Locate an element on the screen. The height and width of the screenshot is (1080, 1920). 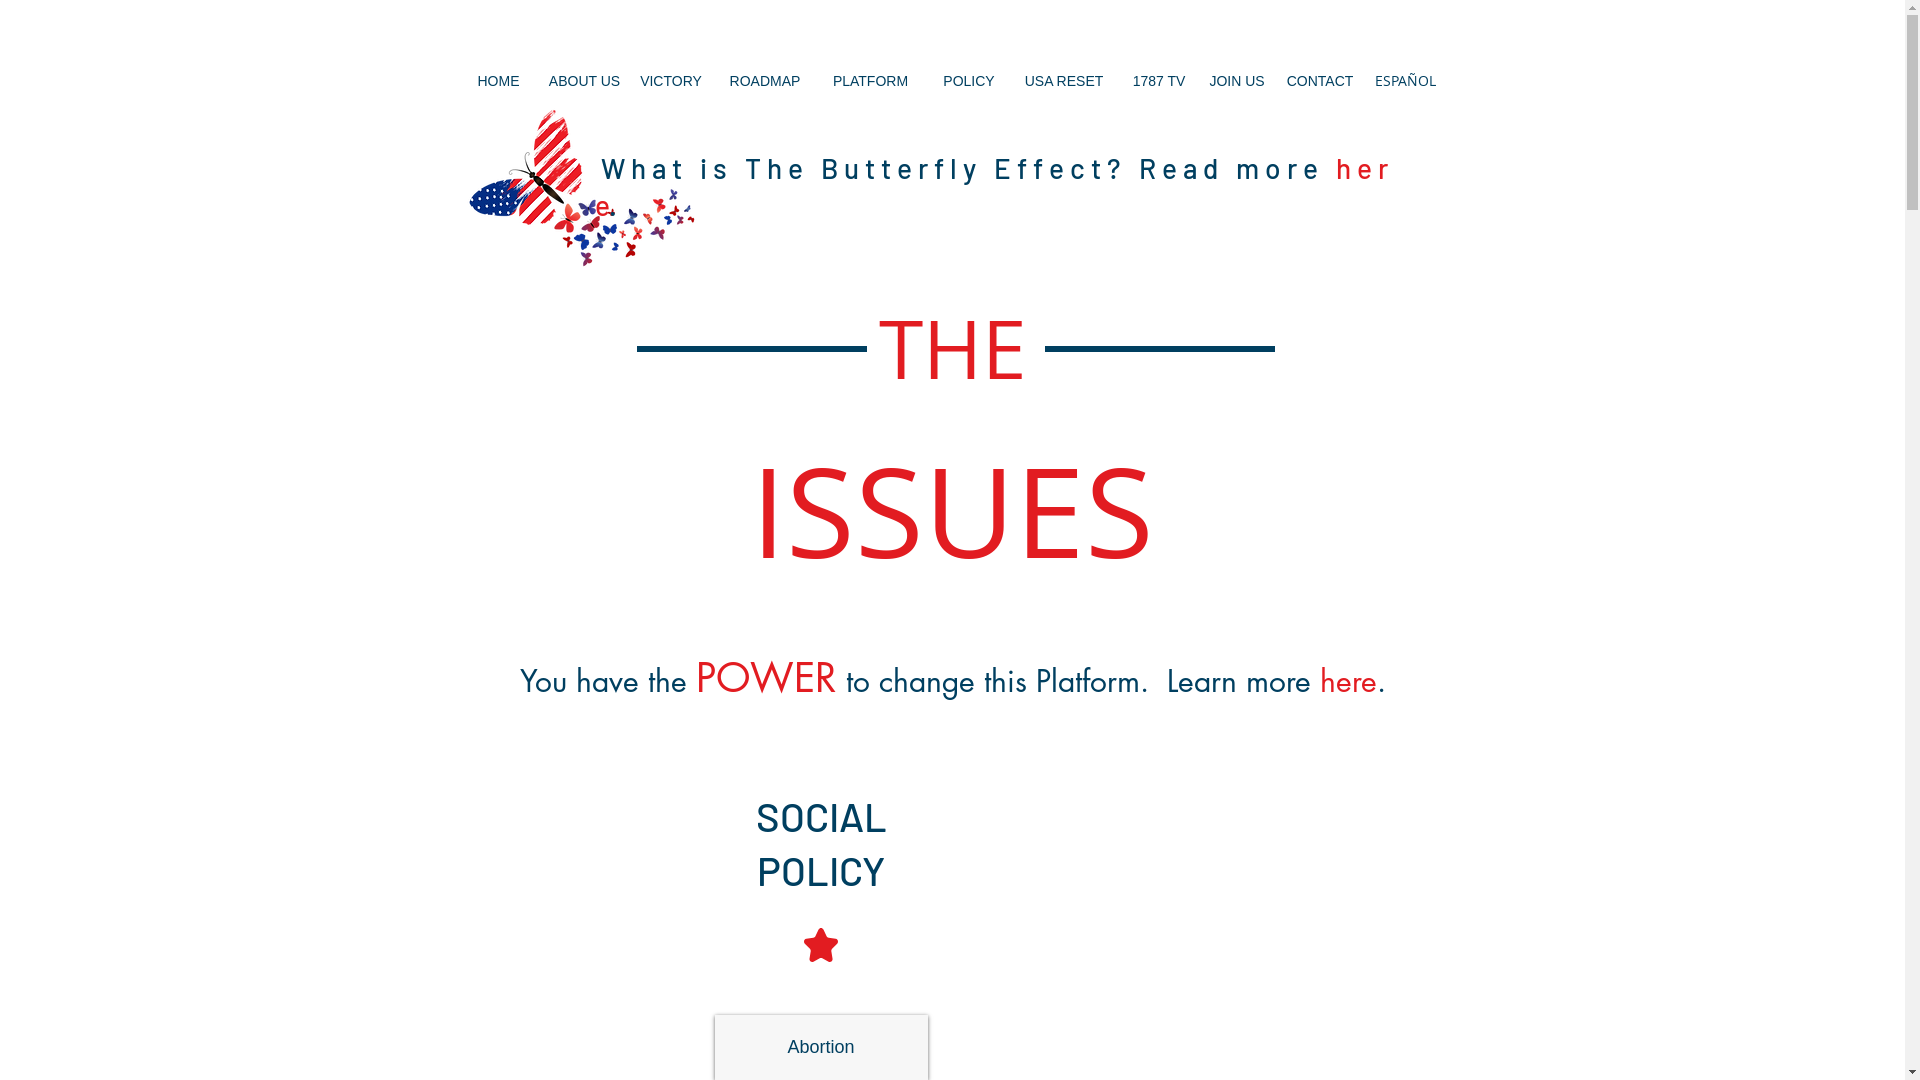
'VICTORY' is located at coordinates (671, 79).